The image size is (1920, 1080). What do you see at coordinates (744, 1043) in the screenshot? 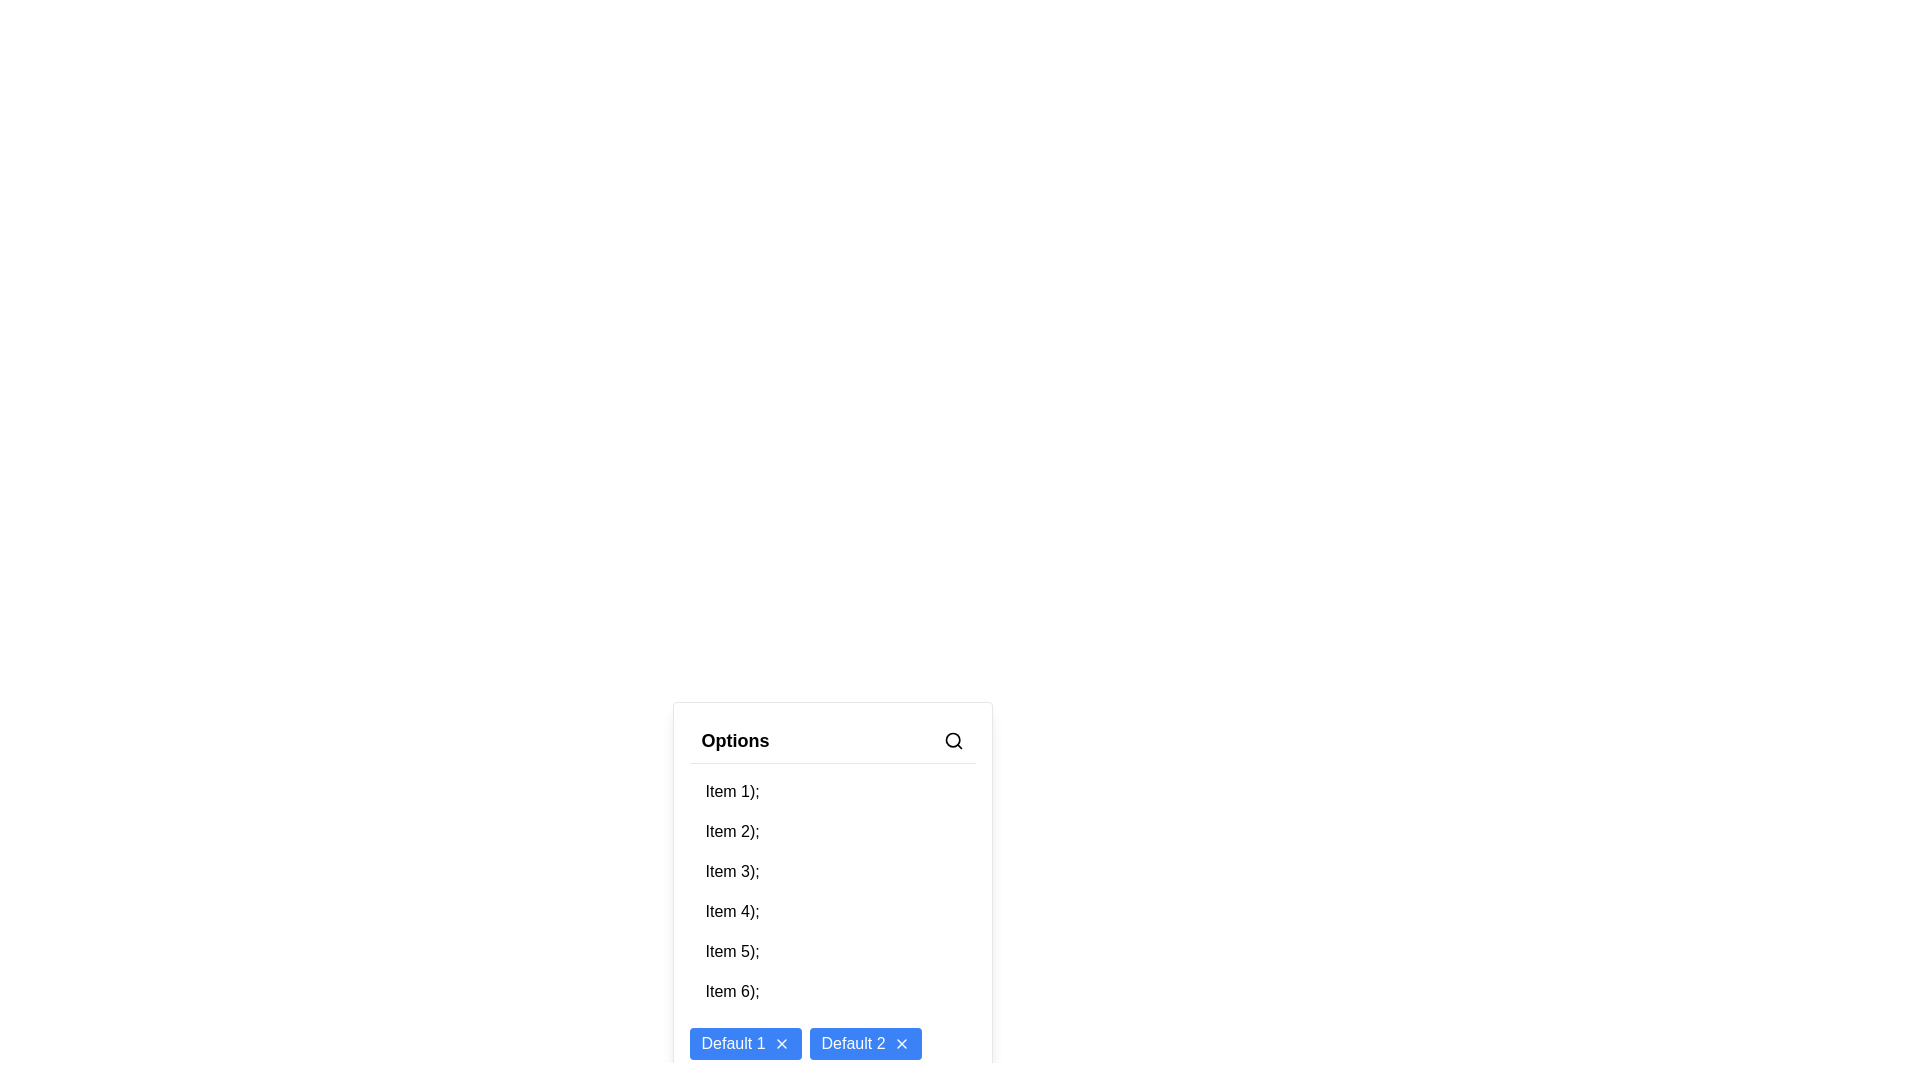
I see `the blue button labeled 'Default 1' with white text and an embedded 'X' icon` at bounding box center [744, 1043].